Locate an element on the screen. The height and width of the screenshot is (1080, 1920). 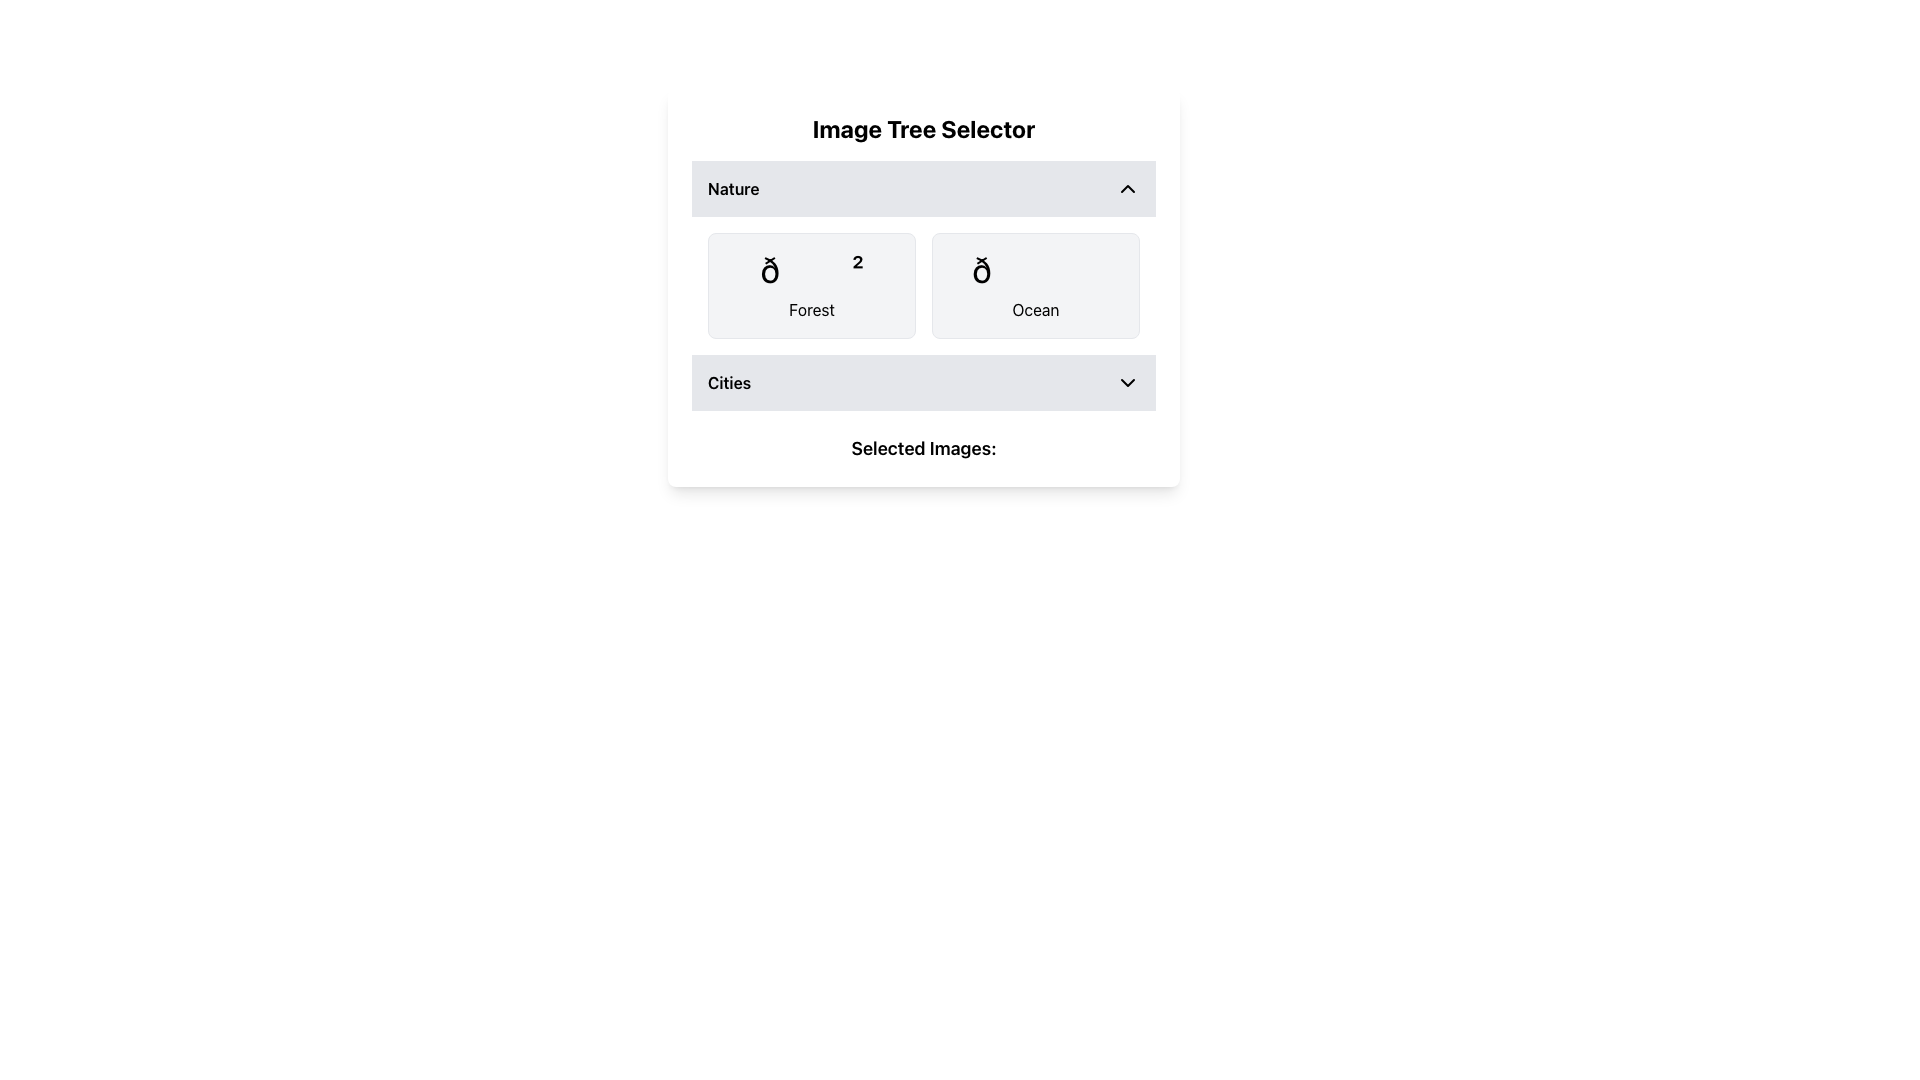
the downward-pointing chevron icon in the 'Cities' section of the dropdown group to trigger a tooltip is located at coordinates (1128, 382).